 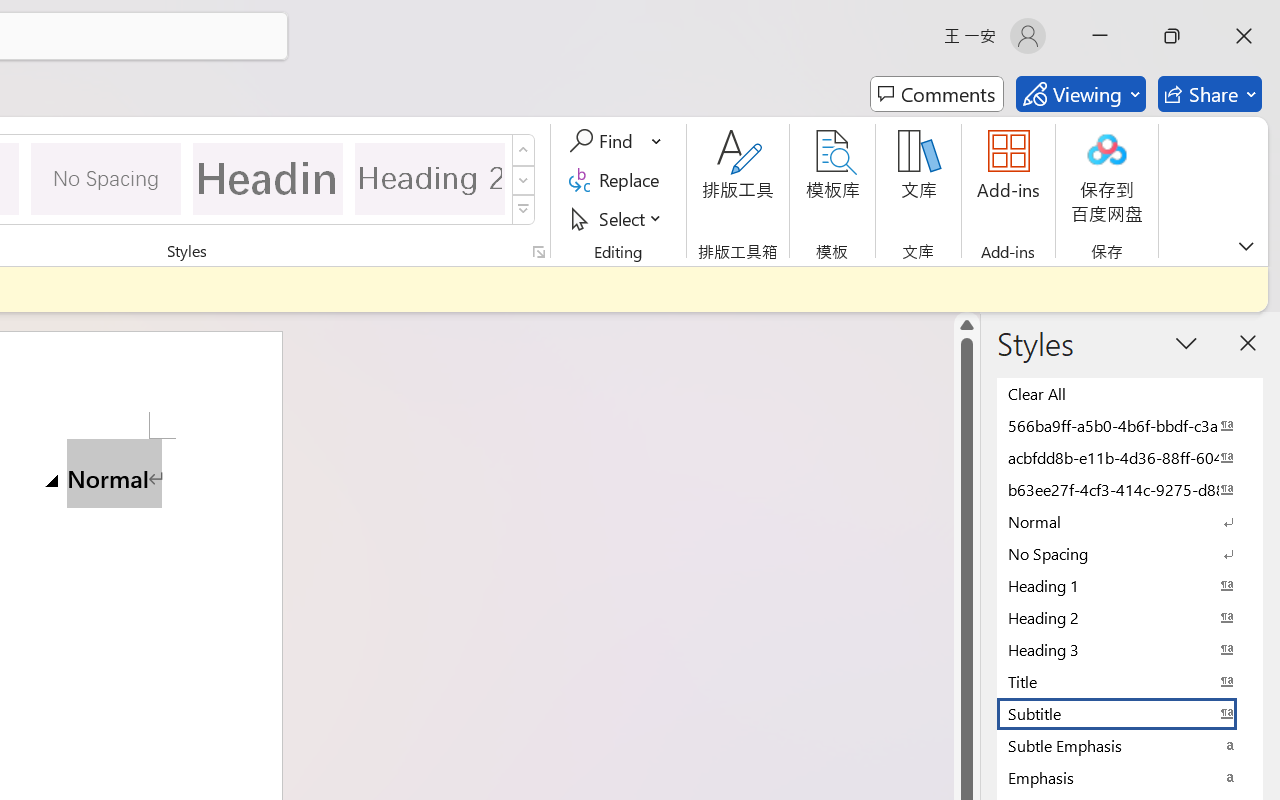 What do you see at coordinates (1130, 712) in the screenshot?
I see `'Subtitle'` at bounding box center [1130, 712].